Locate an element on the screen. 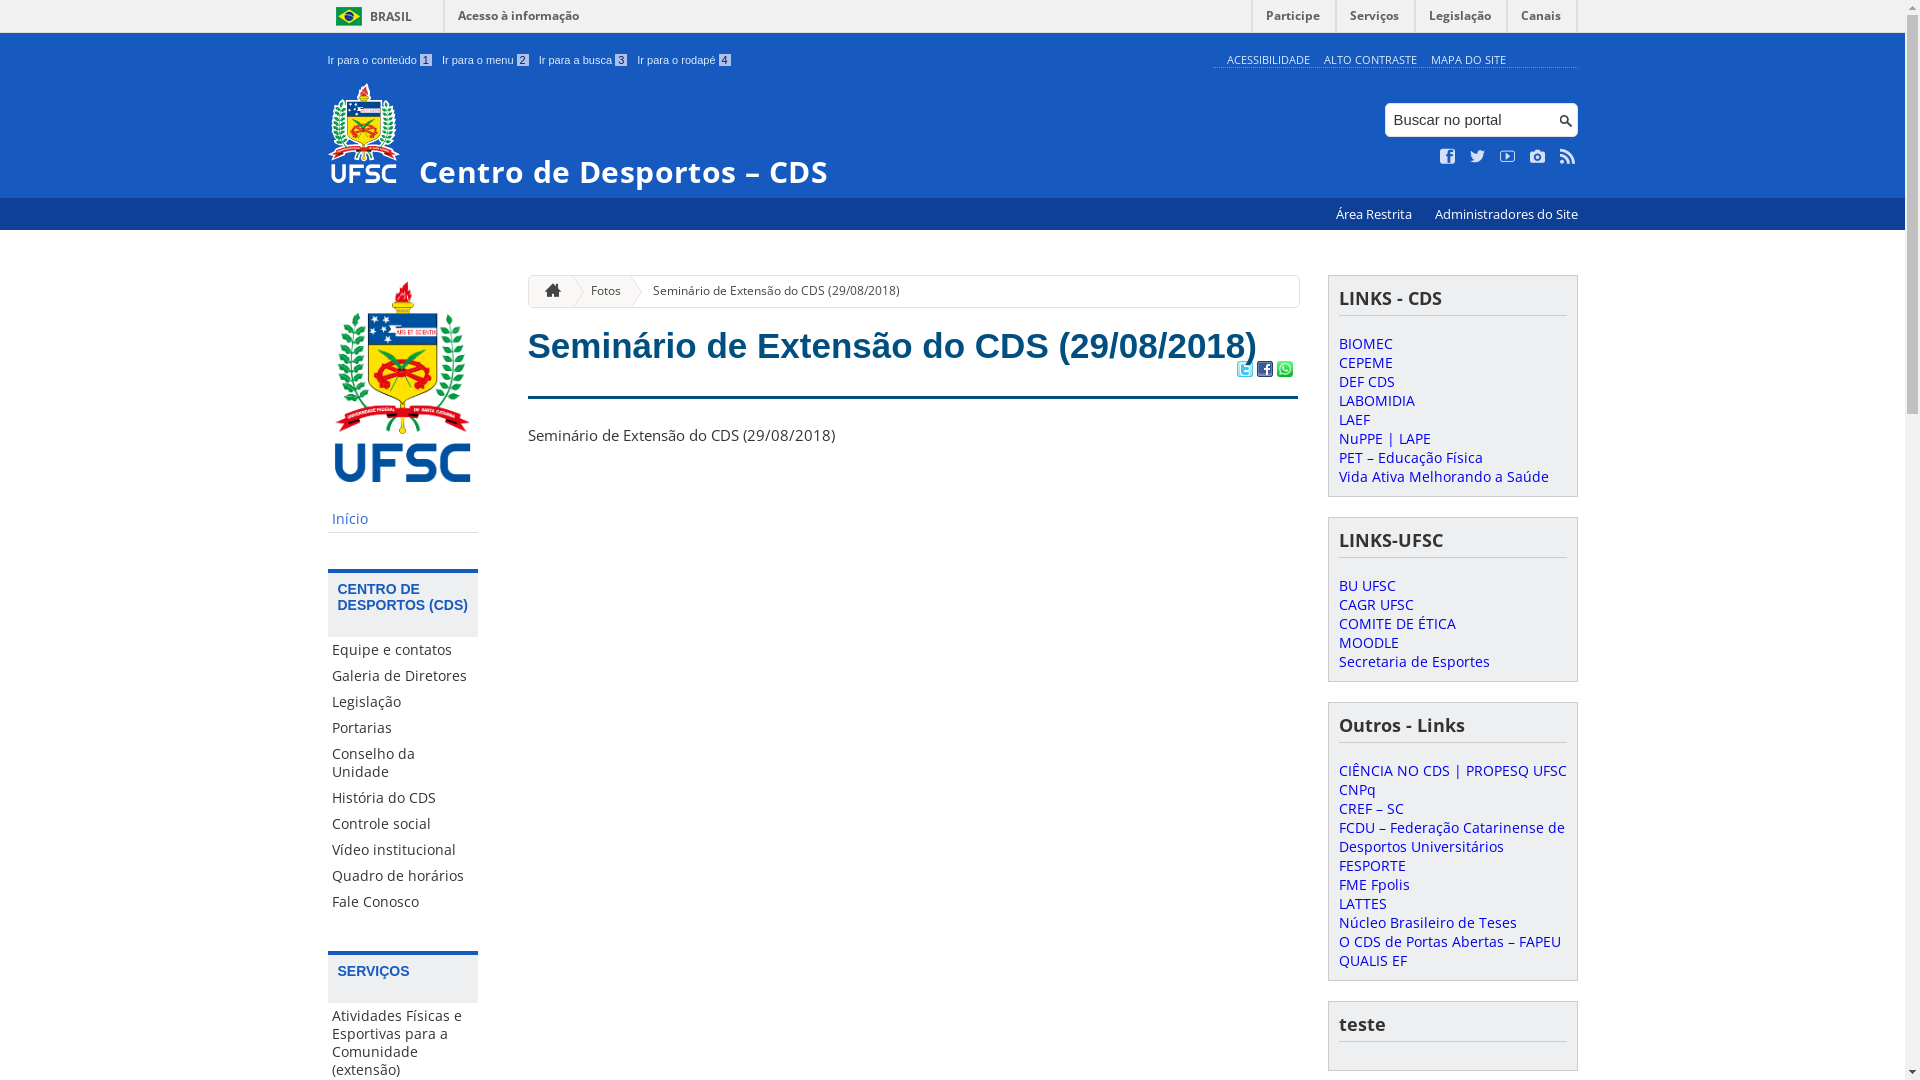 This screenshot has width=1920, height=1080. 'Controle social' is located at coordinates (402, 824).